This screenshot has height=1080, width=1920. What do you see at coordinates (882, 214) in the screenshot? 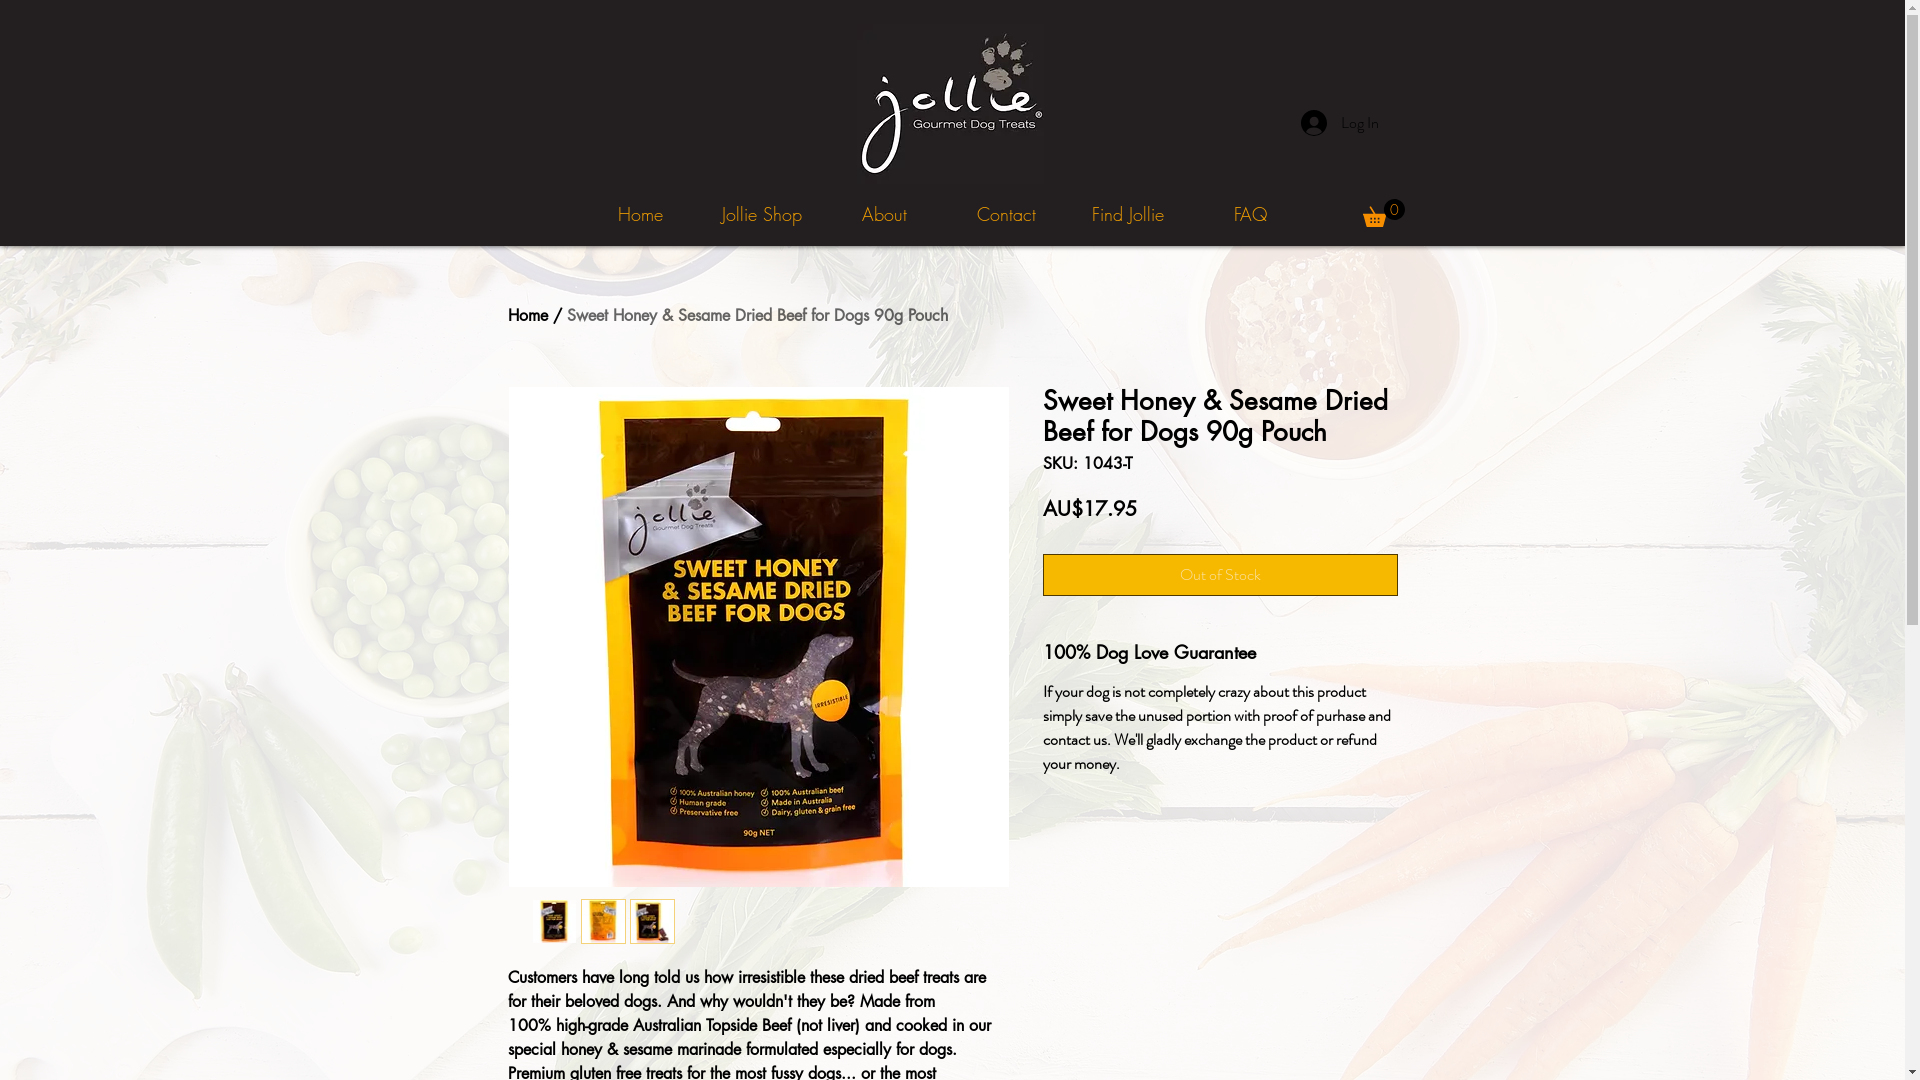
I see `'About'` at bounding box center [882, 214].